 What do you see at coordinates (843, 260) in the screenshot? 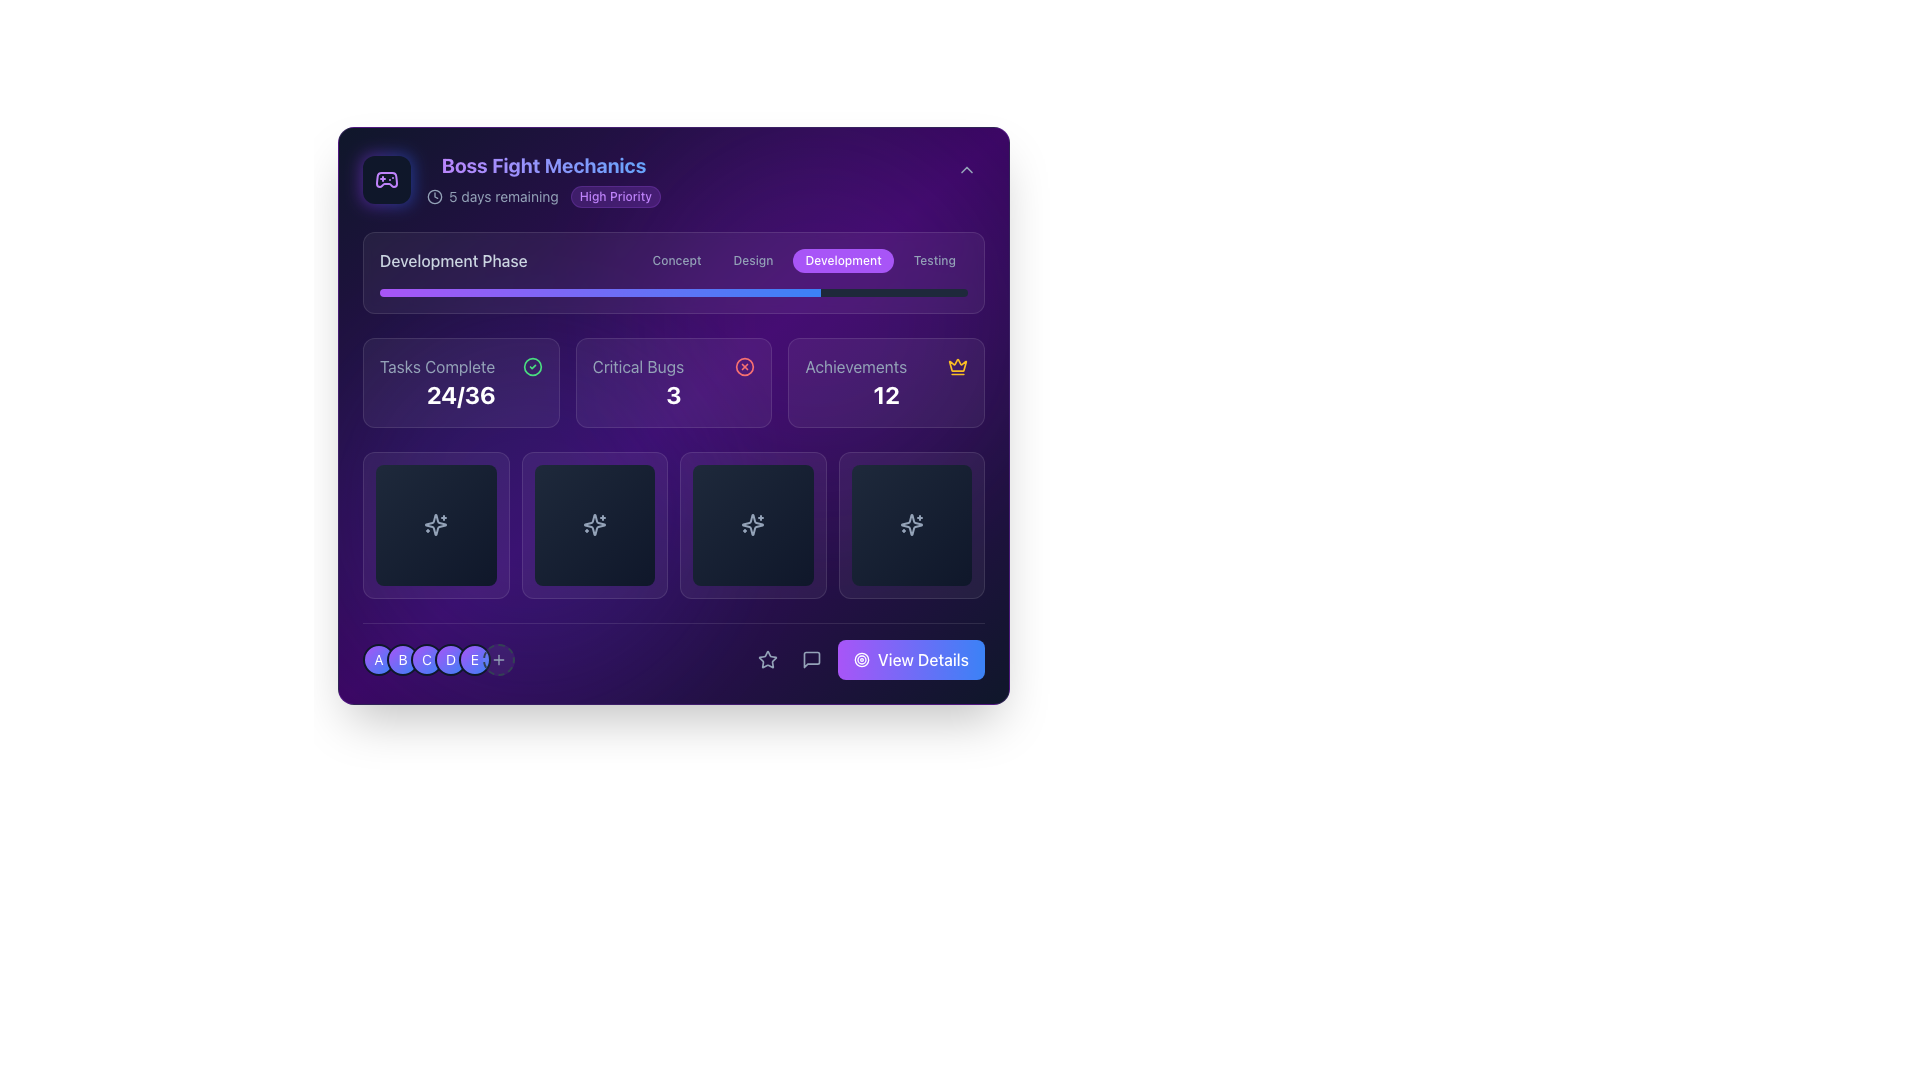
I see `the 'Development' button, which is the third button in a group of four buttons labeled 'Concept', 'Design', 'Development', and 'Testing'` at bounding box center [843, 260].